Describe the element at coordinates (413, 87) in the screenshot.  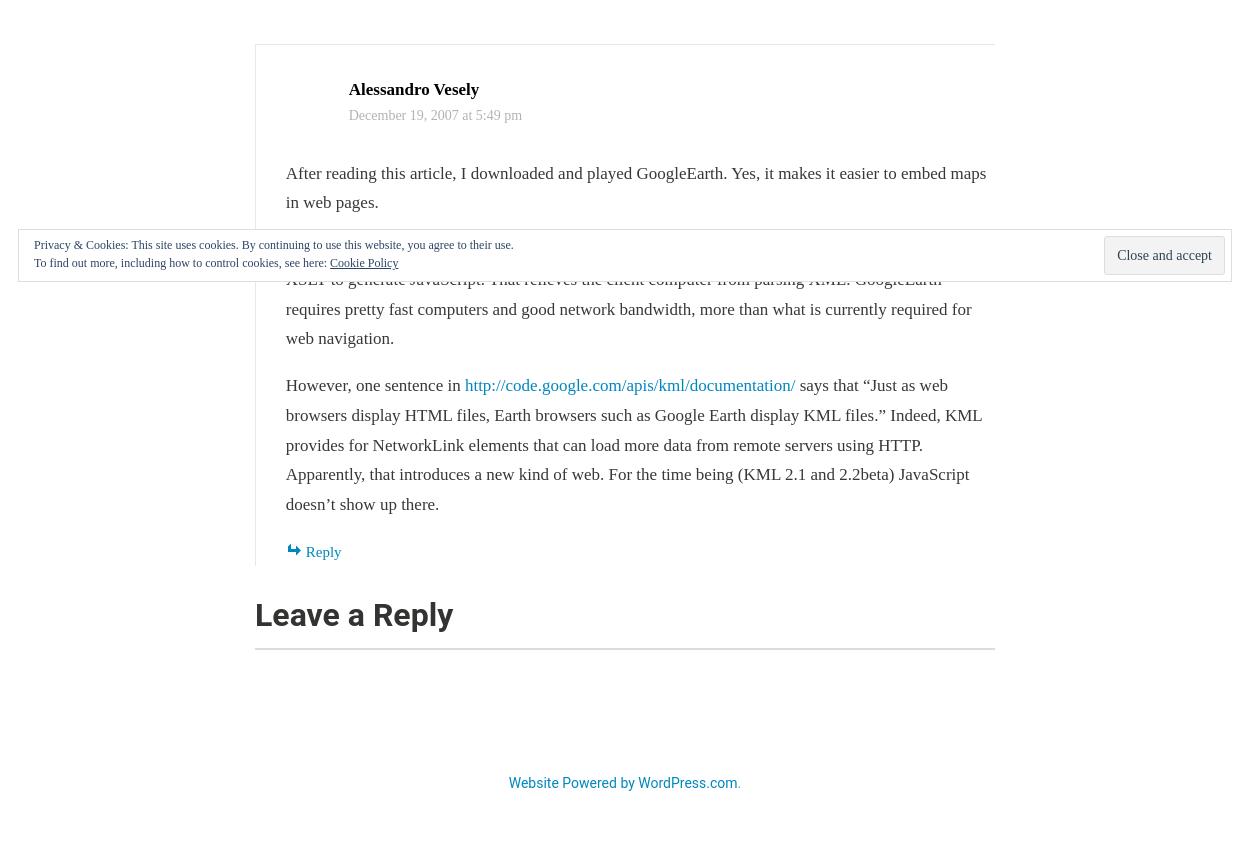
I see `'Alessandro Vesely'` at that location.